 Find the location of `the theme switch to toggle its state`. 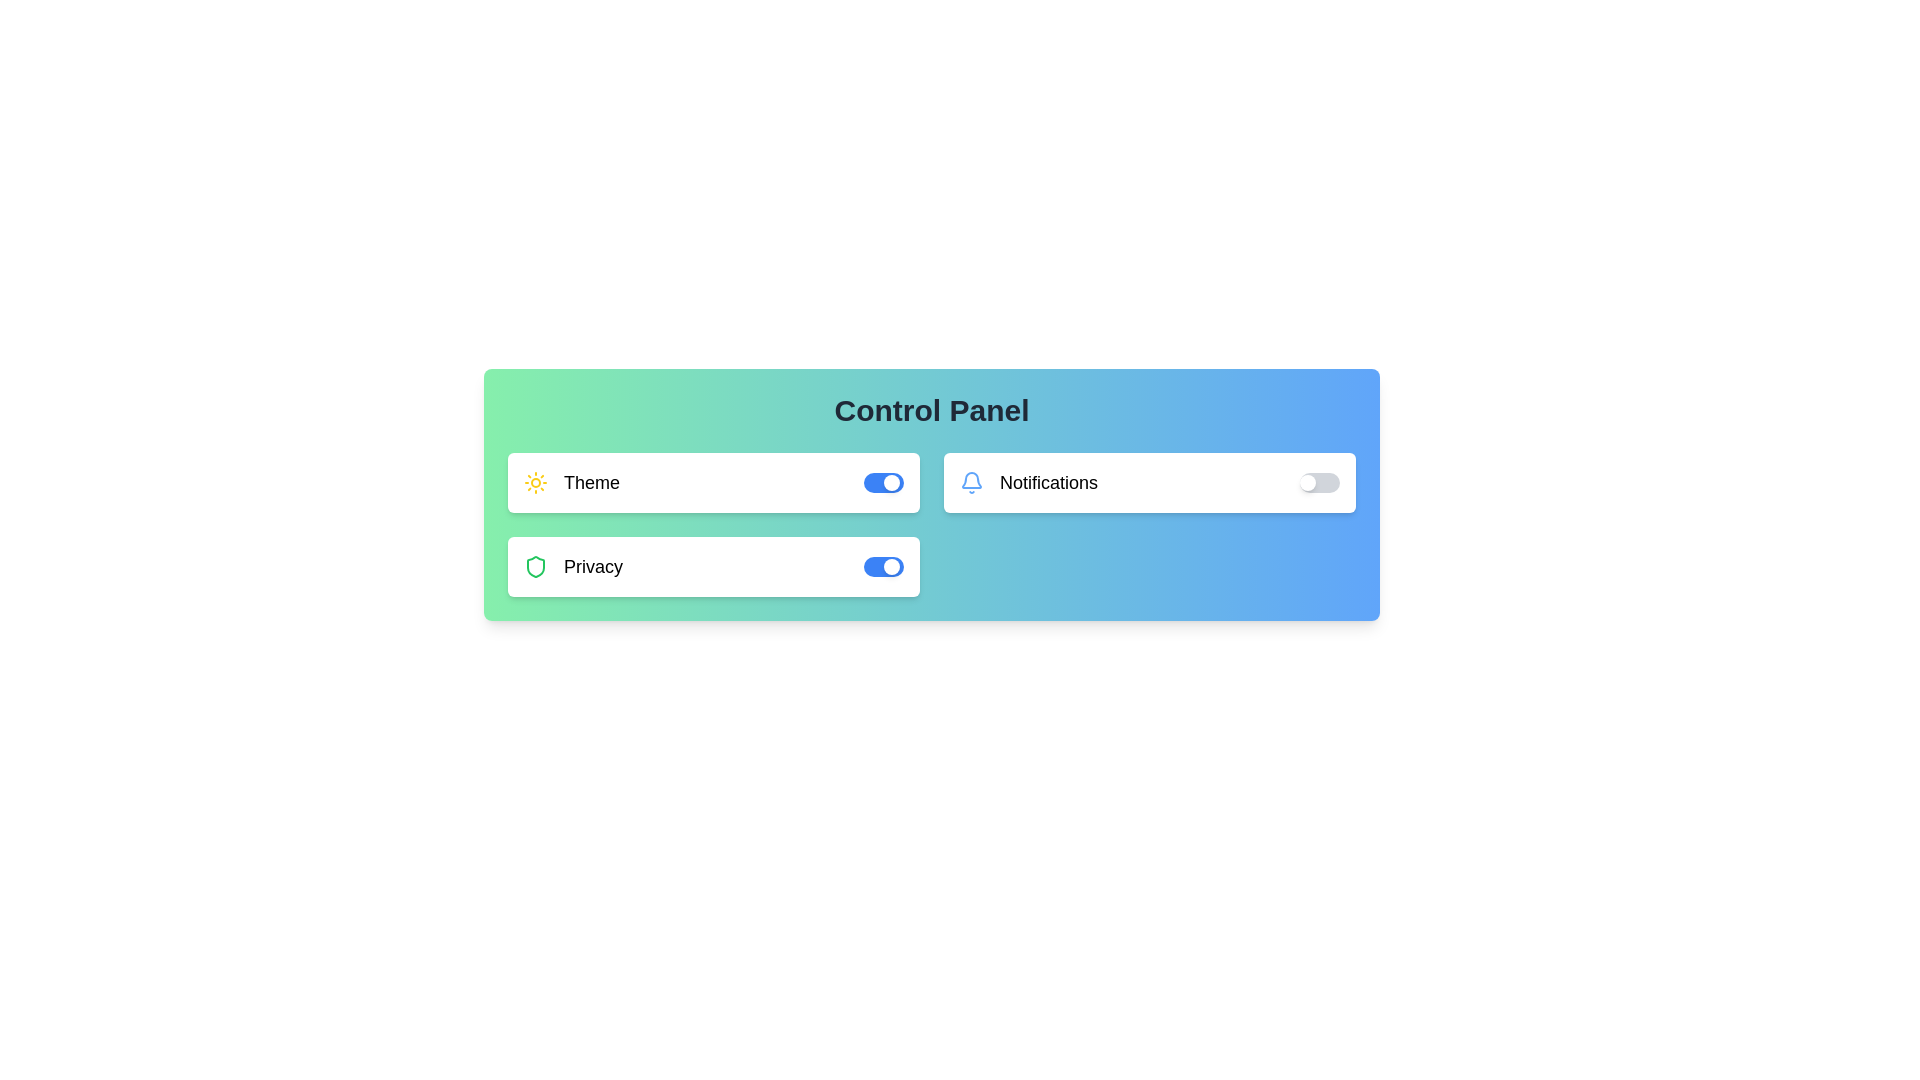

the theme switch to toggle its state is located at coordinates (882, 482).